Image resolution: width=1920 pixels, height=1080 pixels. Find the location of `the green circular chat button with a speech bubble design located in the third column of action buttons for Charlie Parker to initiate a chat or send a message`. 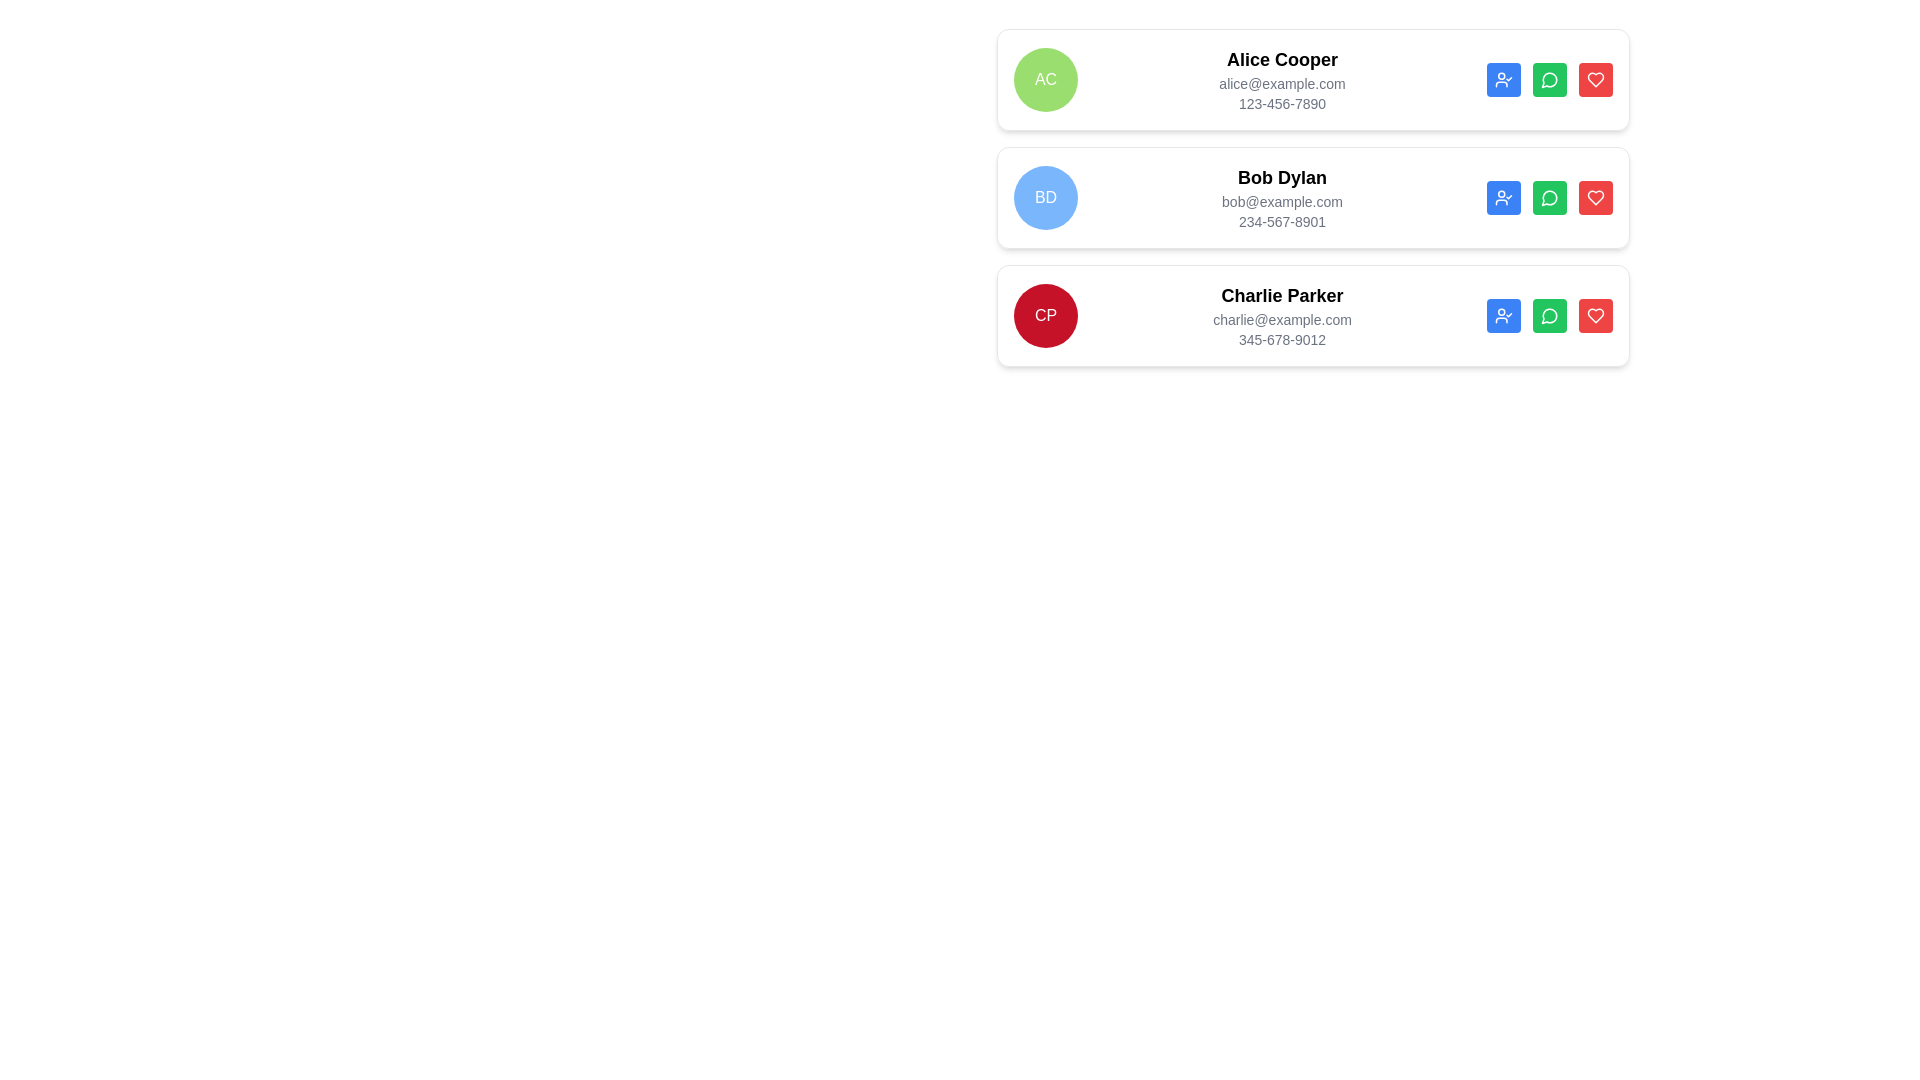

the green circular chat button with a speech bubble design located in the third column of action buttons for Charlie Parker to initiate a chat or send a message is located at coordinates (1548, 79).